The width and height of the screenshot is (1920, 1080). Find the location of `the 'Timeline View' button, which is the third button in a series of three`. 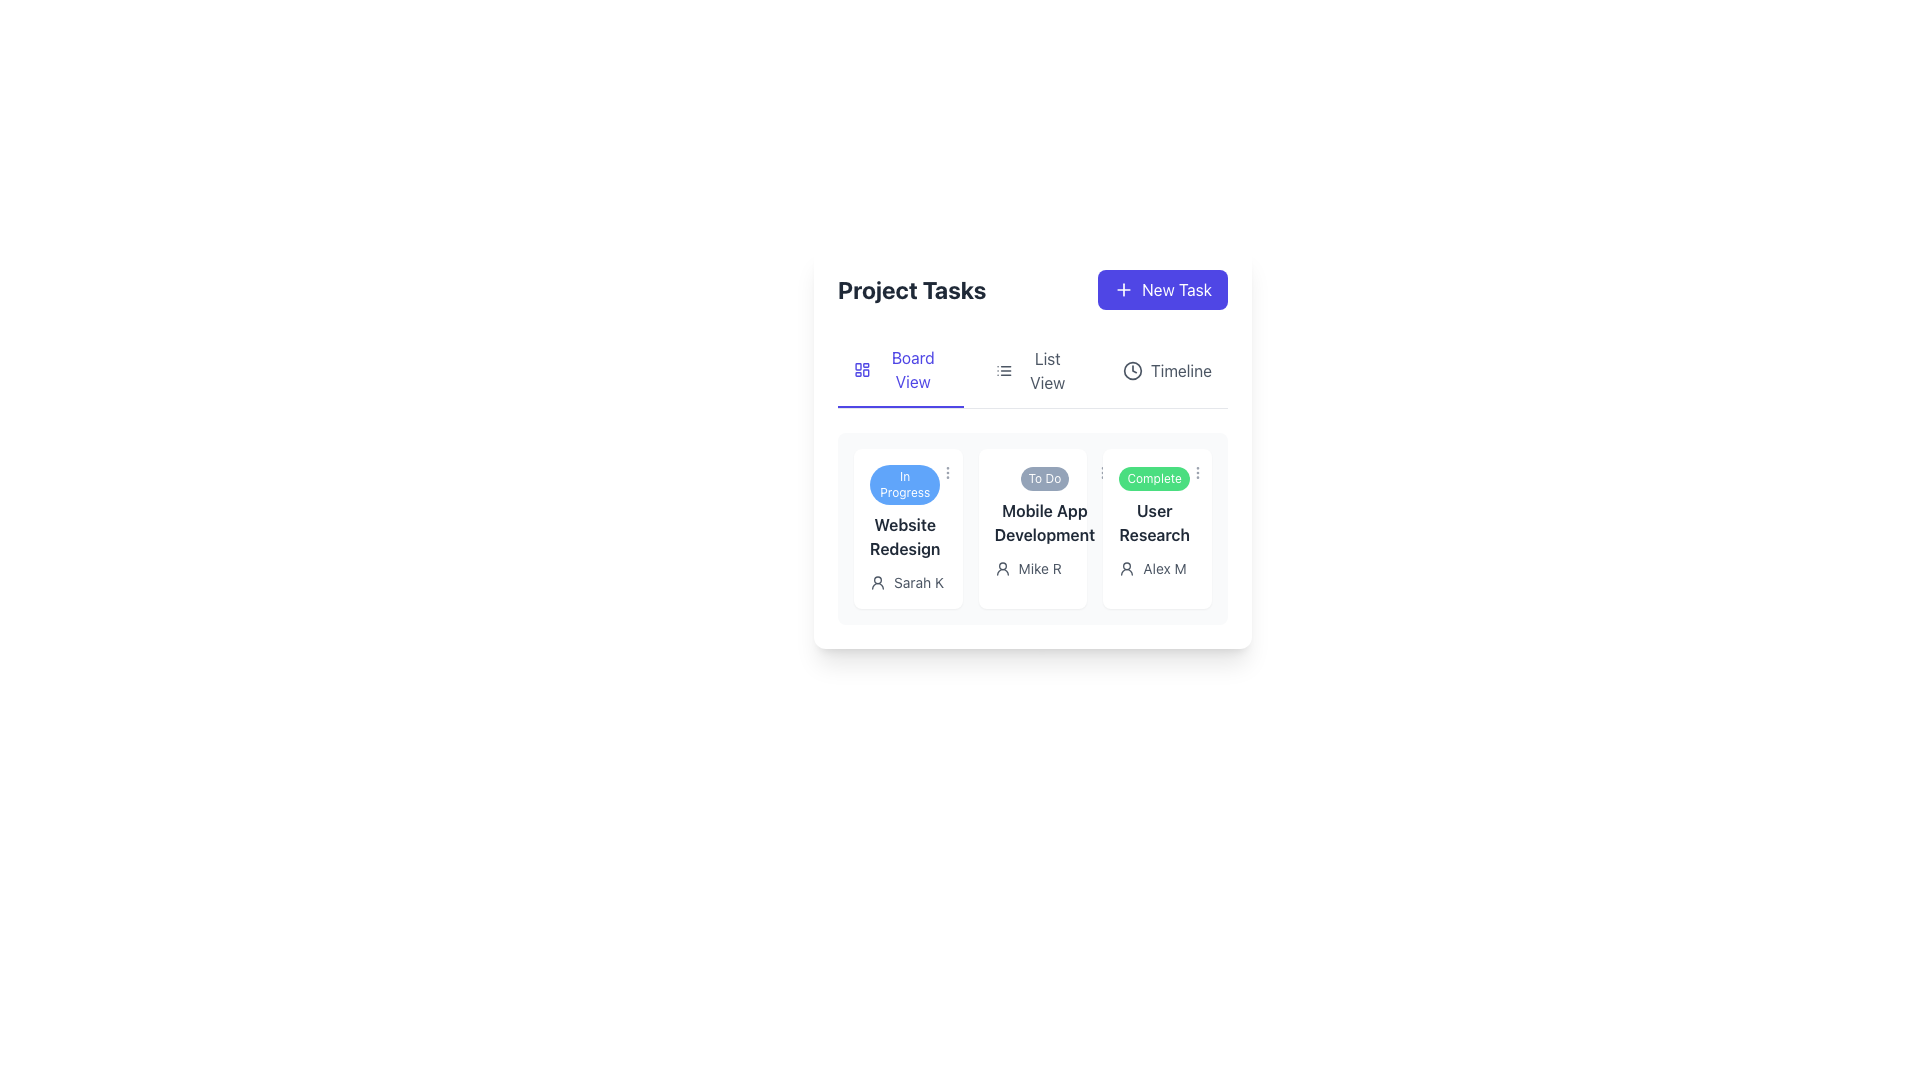

the 'Timeline View' button, which is the third button in a series of three is located at coordinates (1167, 370).